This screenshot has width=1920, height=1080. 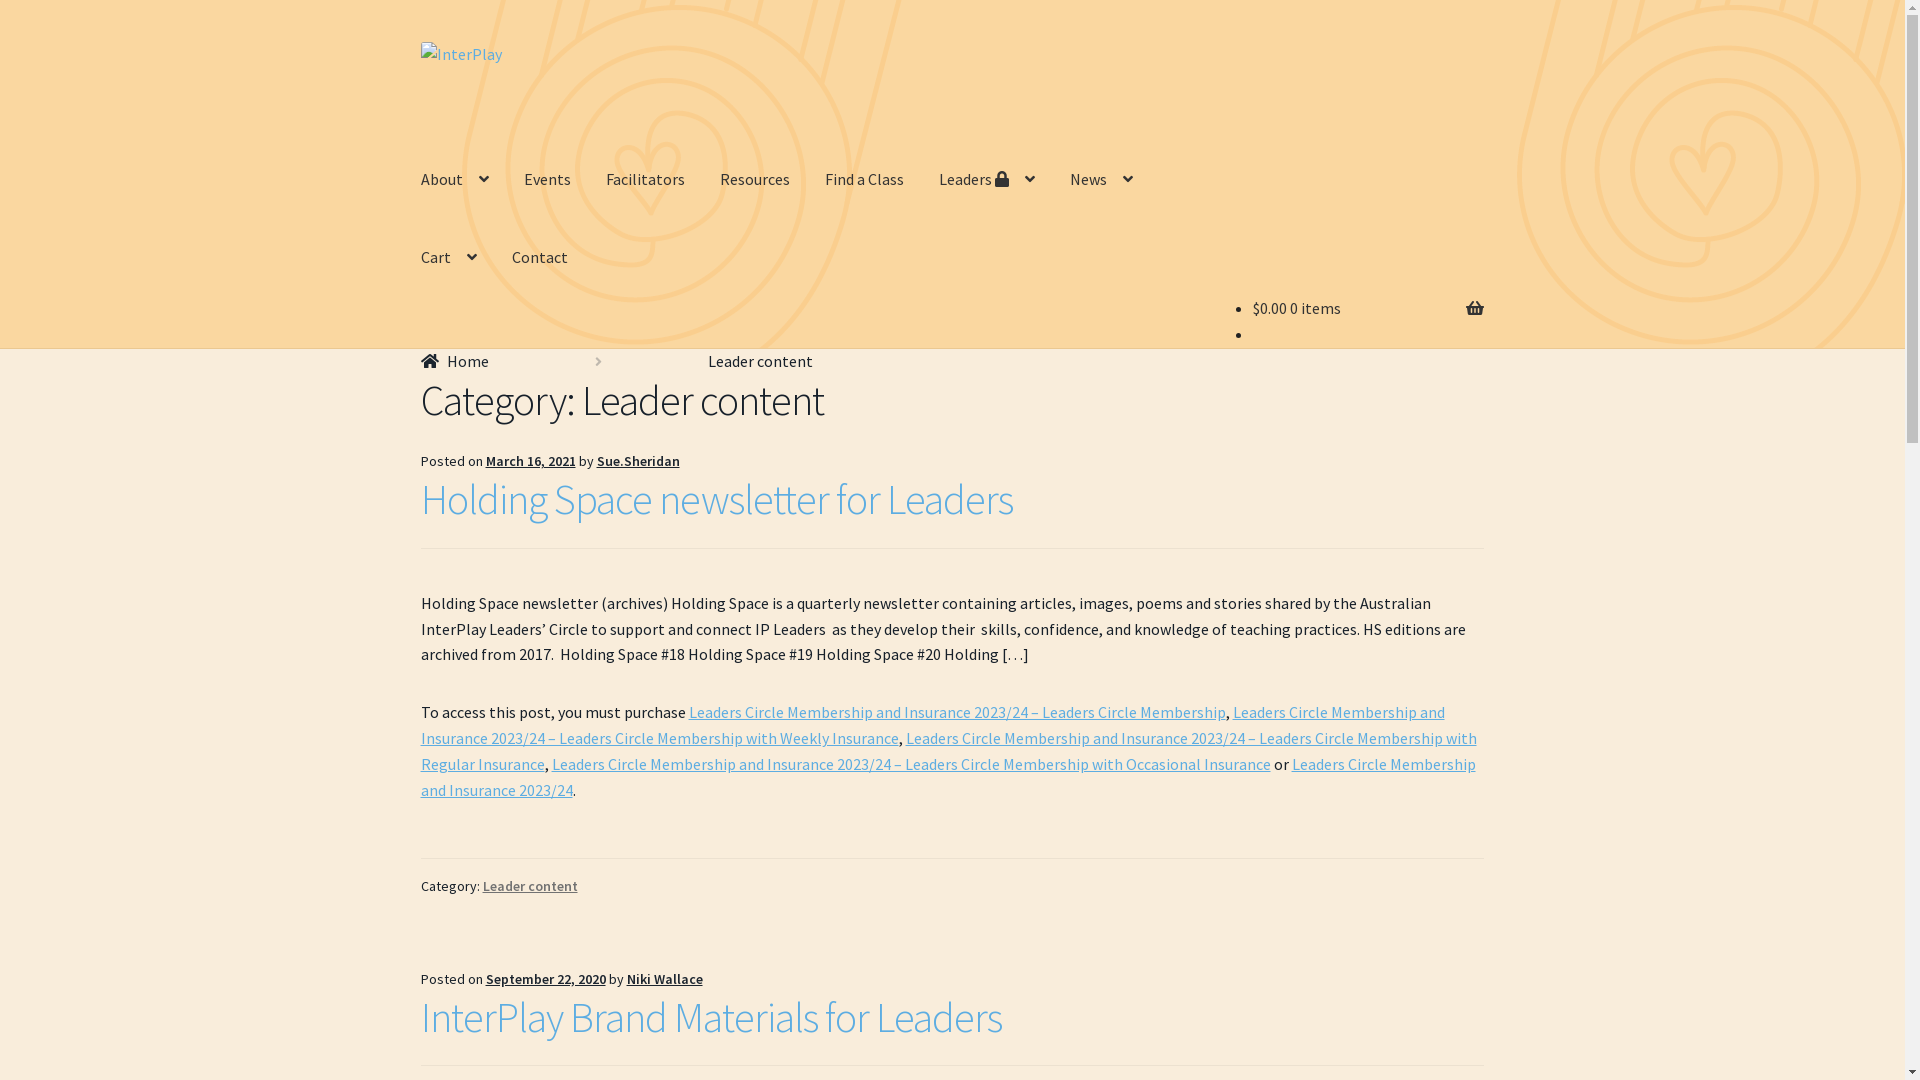 I want to click on 'Events', so click(x=508, y=180).